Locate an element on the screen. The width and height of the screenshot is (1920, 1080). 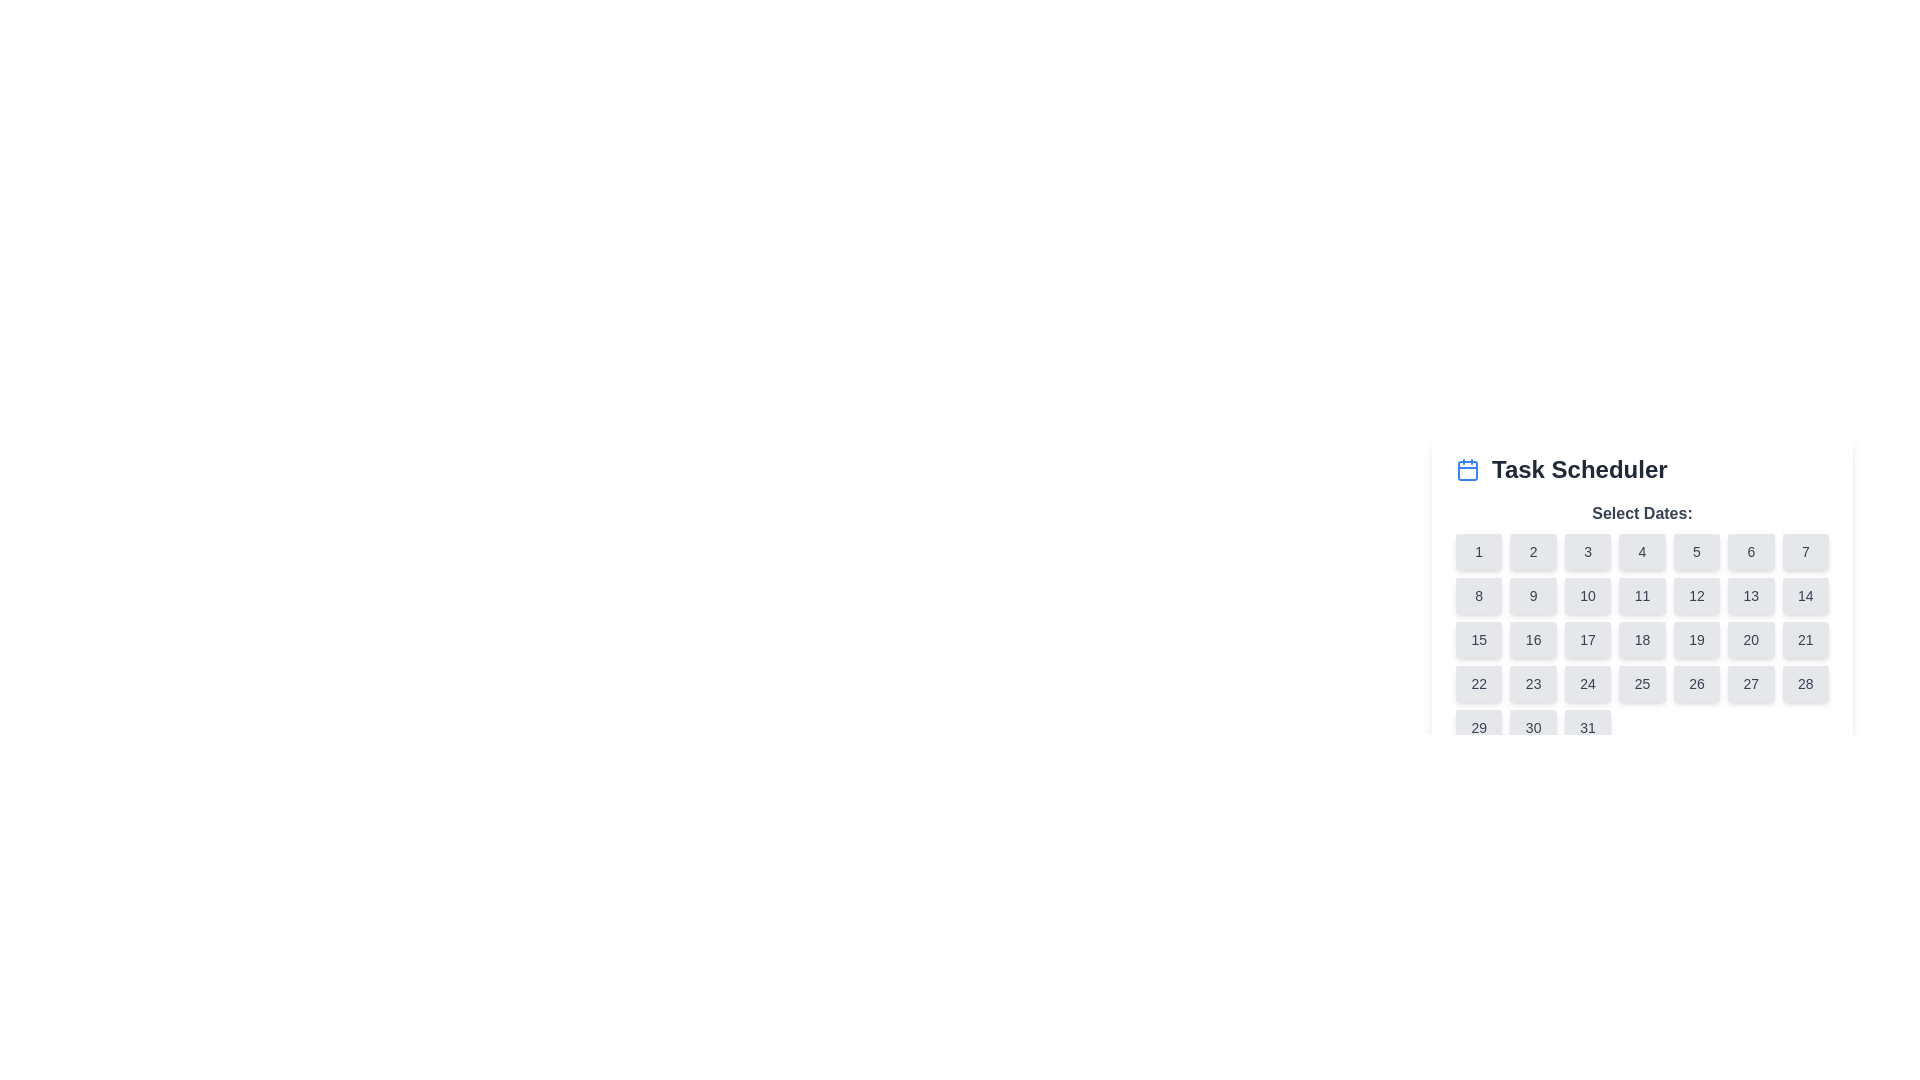
the 28th selectable date button in the calendar interface is located at coordinates (1805, 682).